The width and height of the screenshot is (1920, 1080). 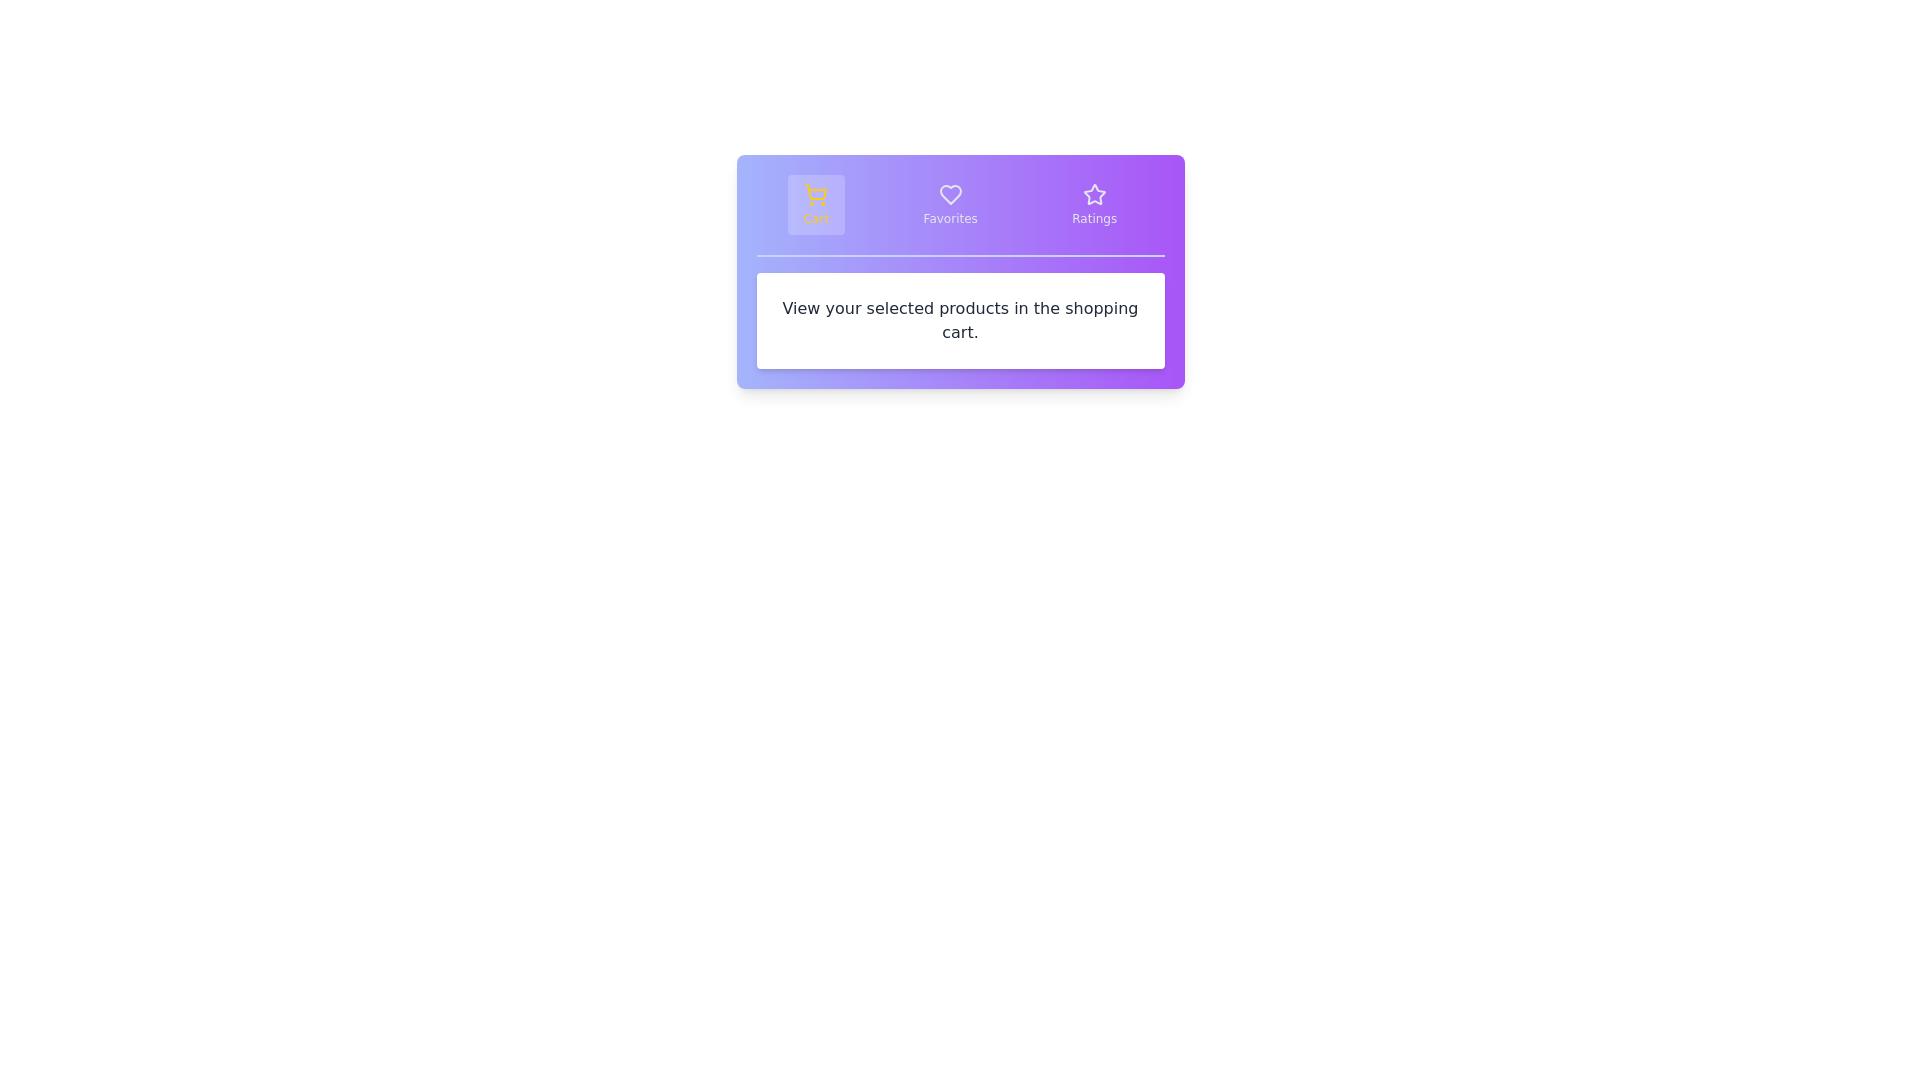 What do you see at coordinates (1093, 219) in the screenshot?
I see `textual label indicating the purpose of the associated icon for viewing or managing ratings, located in the third section of the horizontal navigation bar below the star icon` at bounding box center [1093, 219].